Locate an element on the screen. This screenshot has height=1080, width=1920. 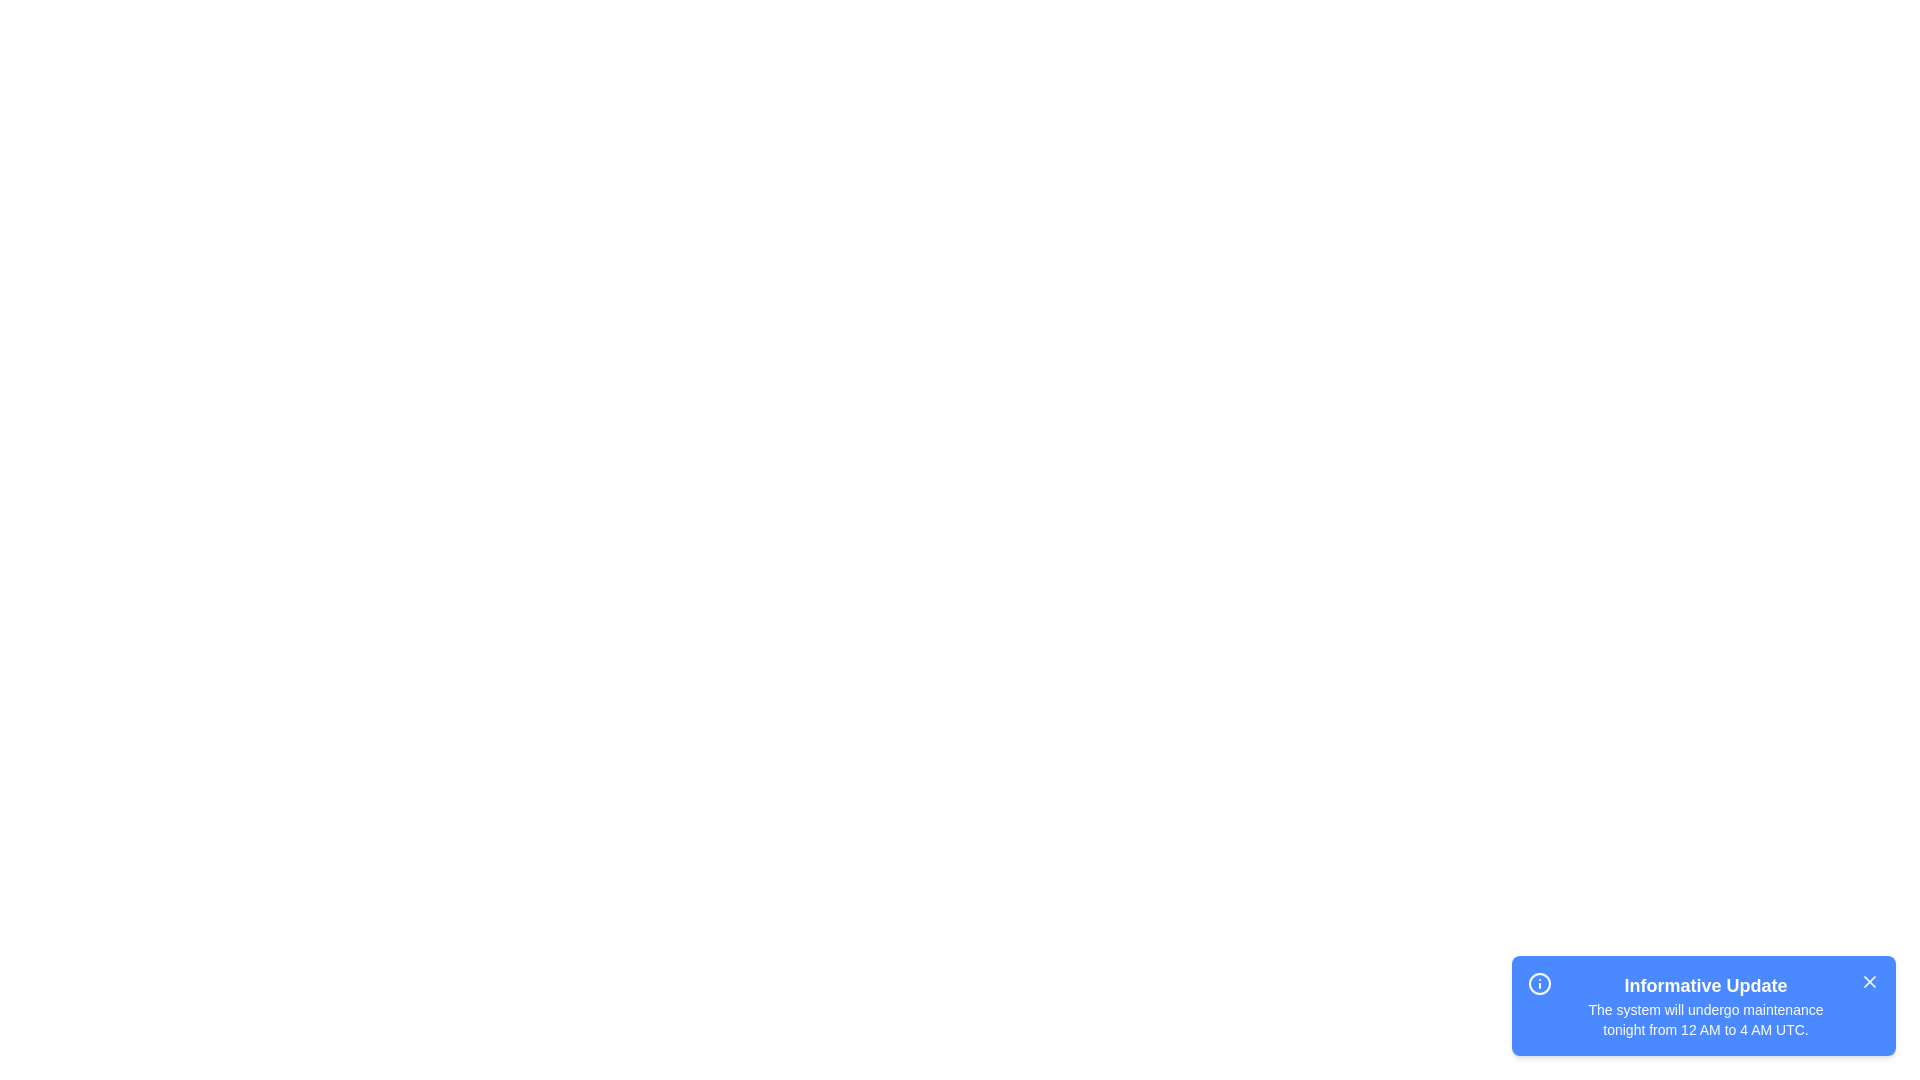
the close button of the snackbar to dismiss it is located at coordinates (1869, 981).